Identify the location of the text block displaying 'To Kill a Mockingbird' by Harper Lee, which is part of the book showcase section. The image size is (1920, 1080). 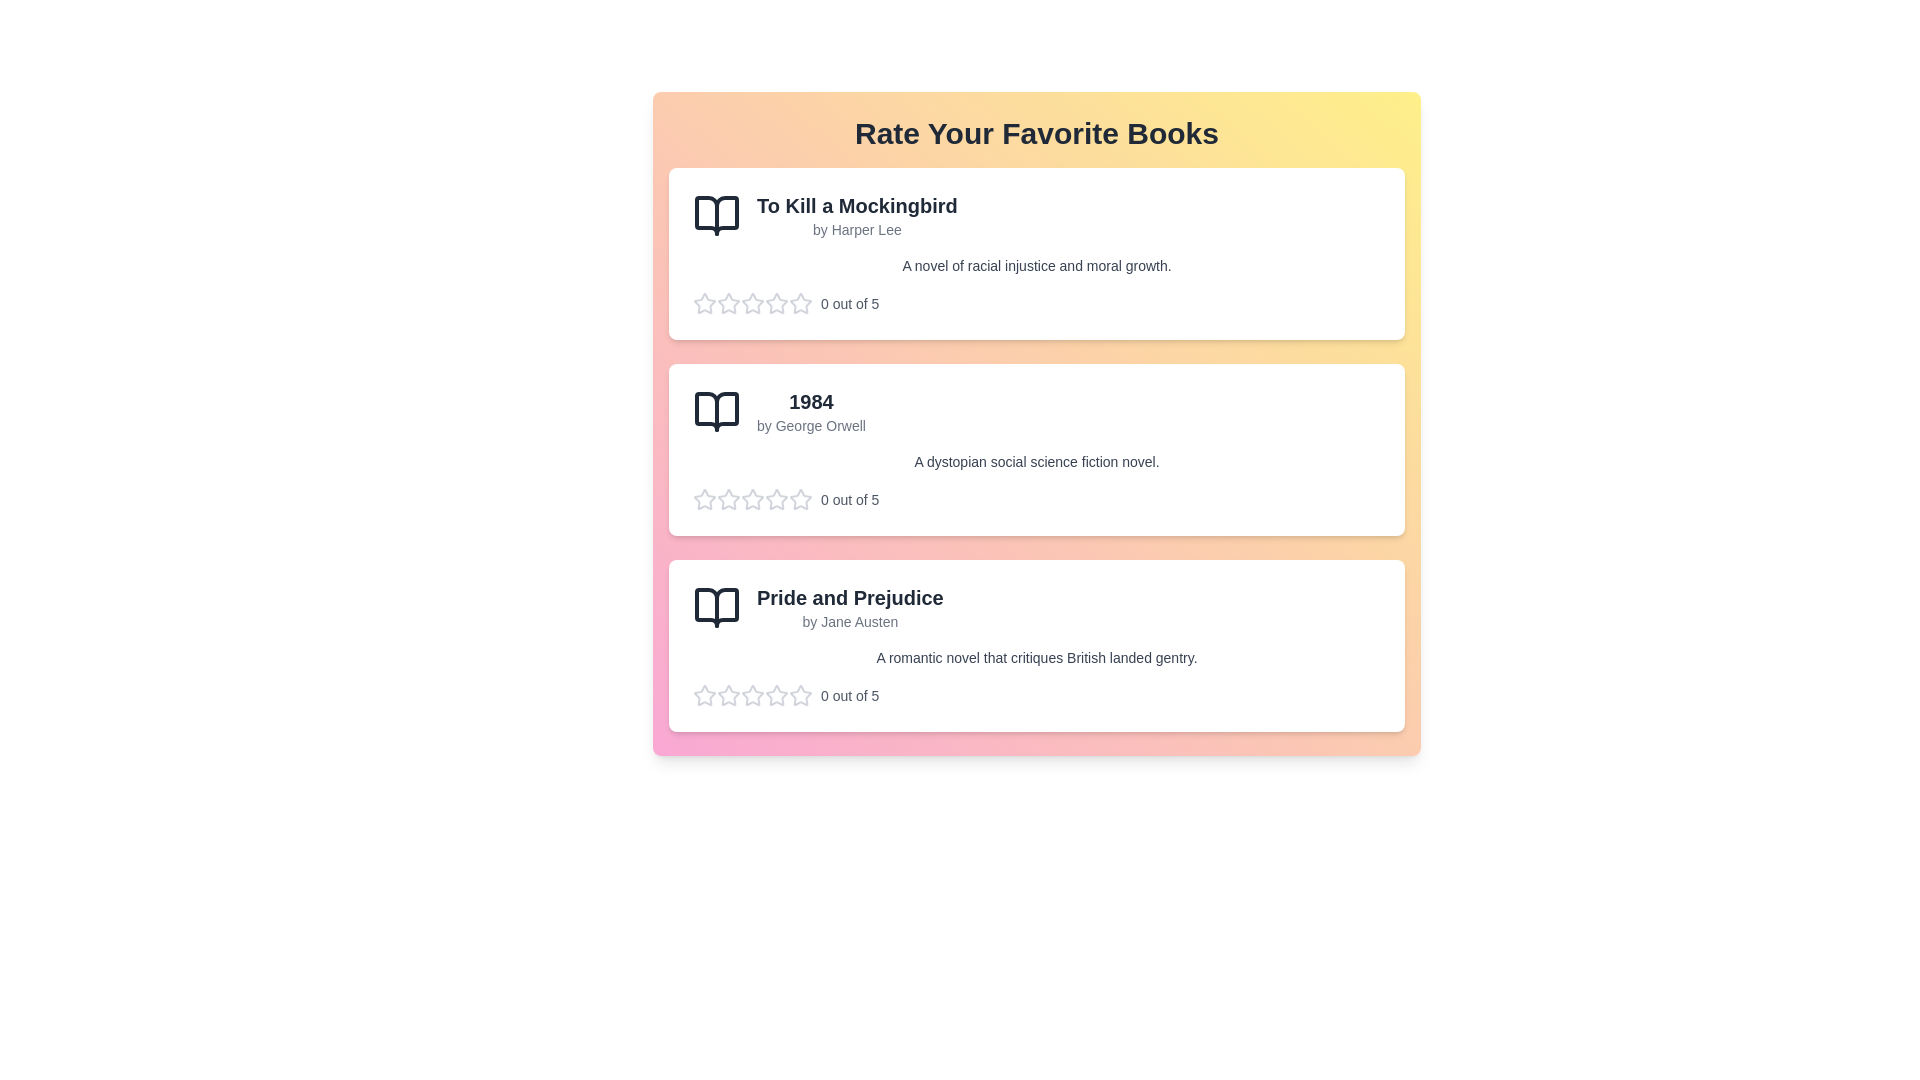
(857, 216).